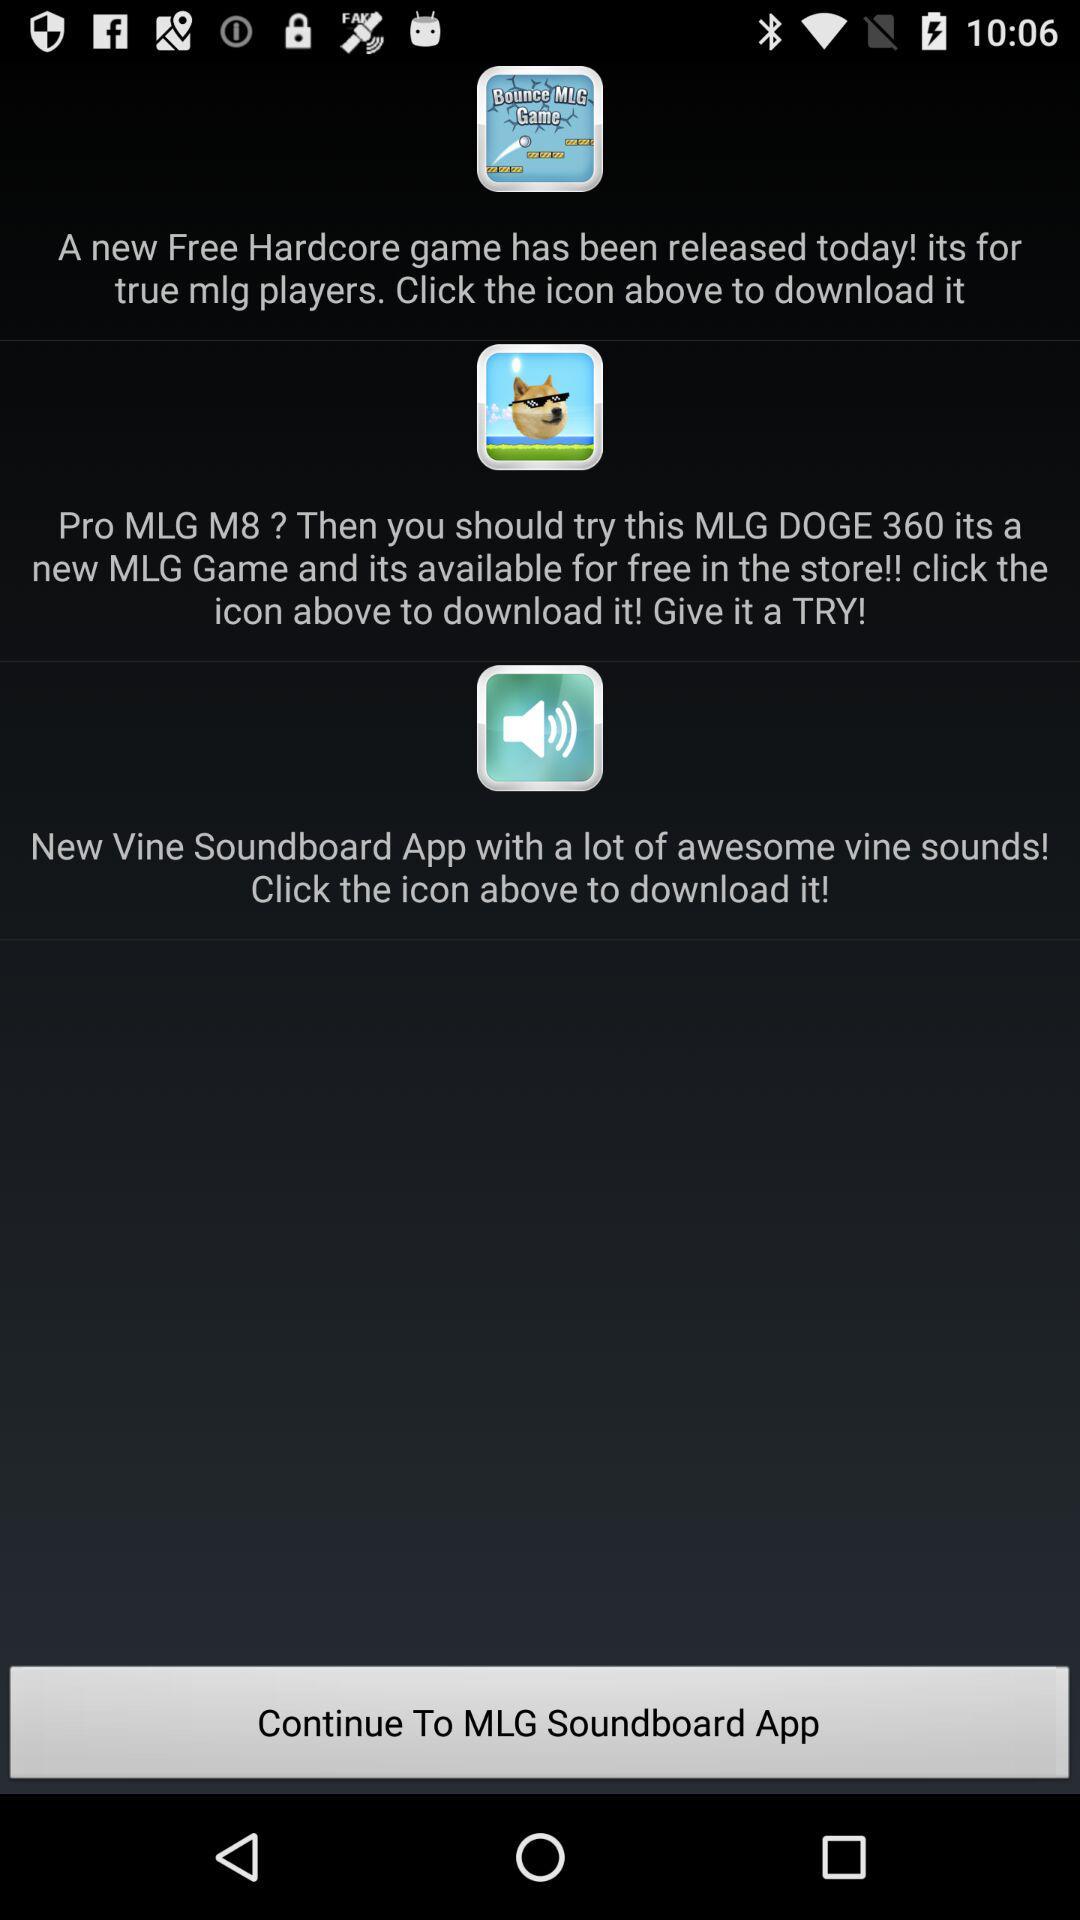 The image size is (1080, 1920). I want to click on the icon above the continue to mlg, so click(540, 866).